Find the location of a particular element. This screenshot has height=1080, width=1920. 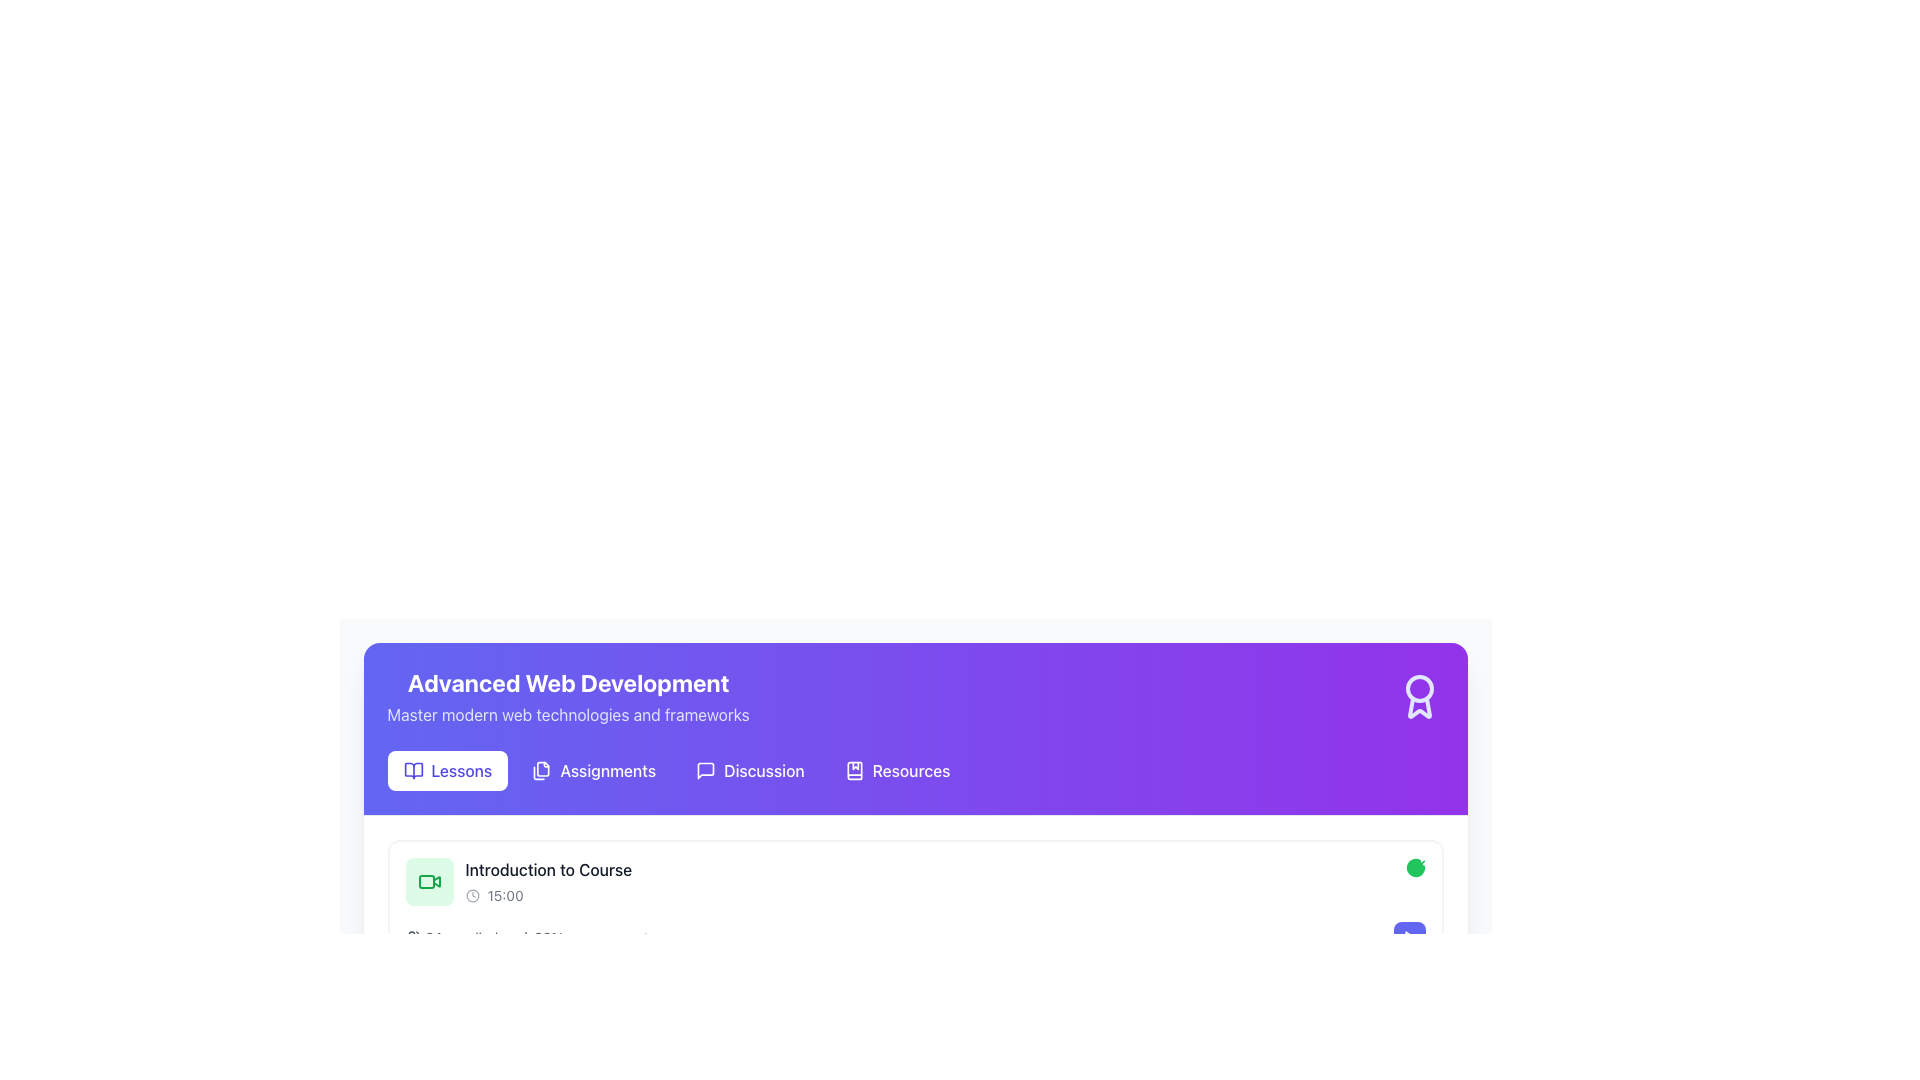

the visual representation of the clock icon located to the left of the text '15:00' in the course details section is located at coordinates (471, 894).